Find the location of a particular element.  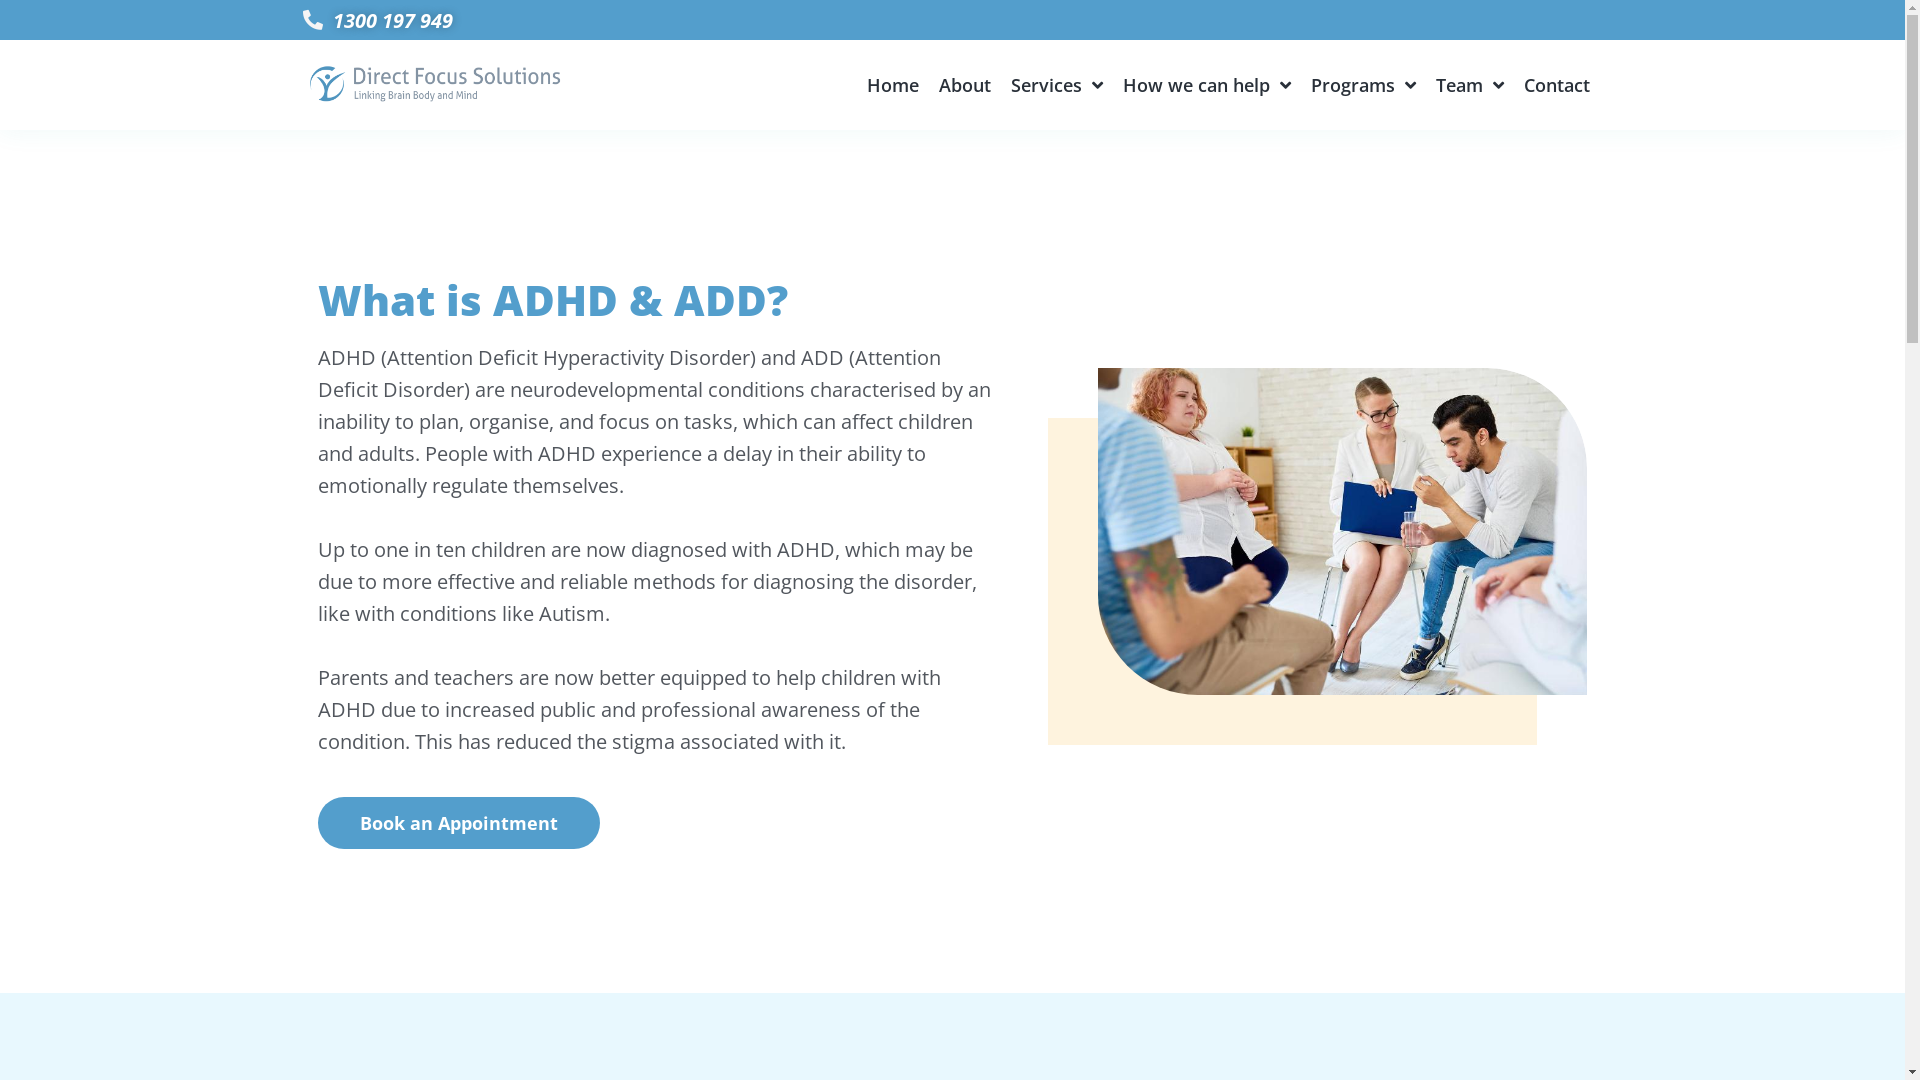

'About' is located at coordinates (964, 83).